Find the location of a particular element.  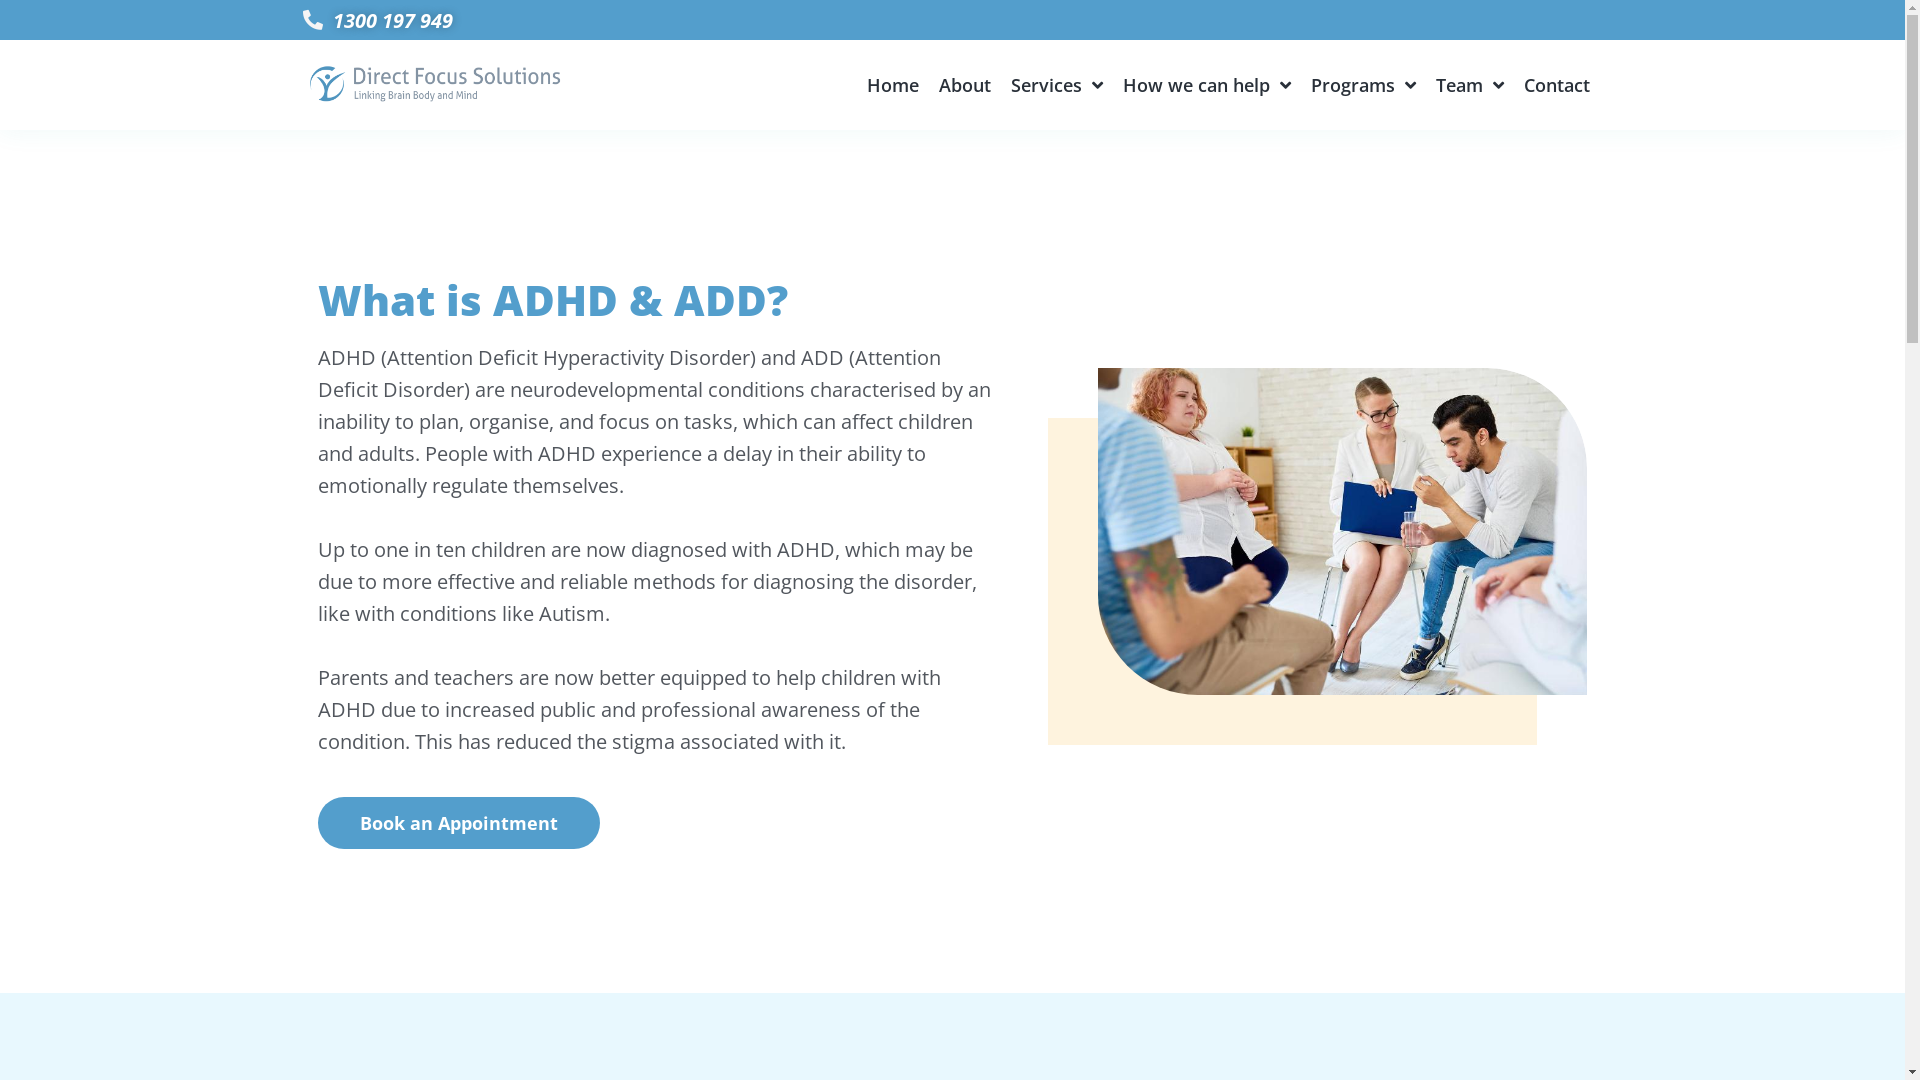

'About' is located at coordinates (964, 83).